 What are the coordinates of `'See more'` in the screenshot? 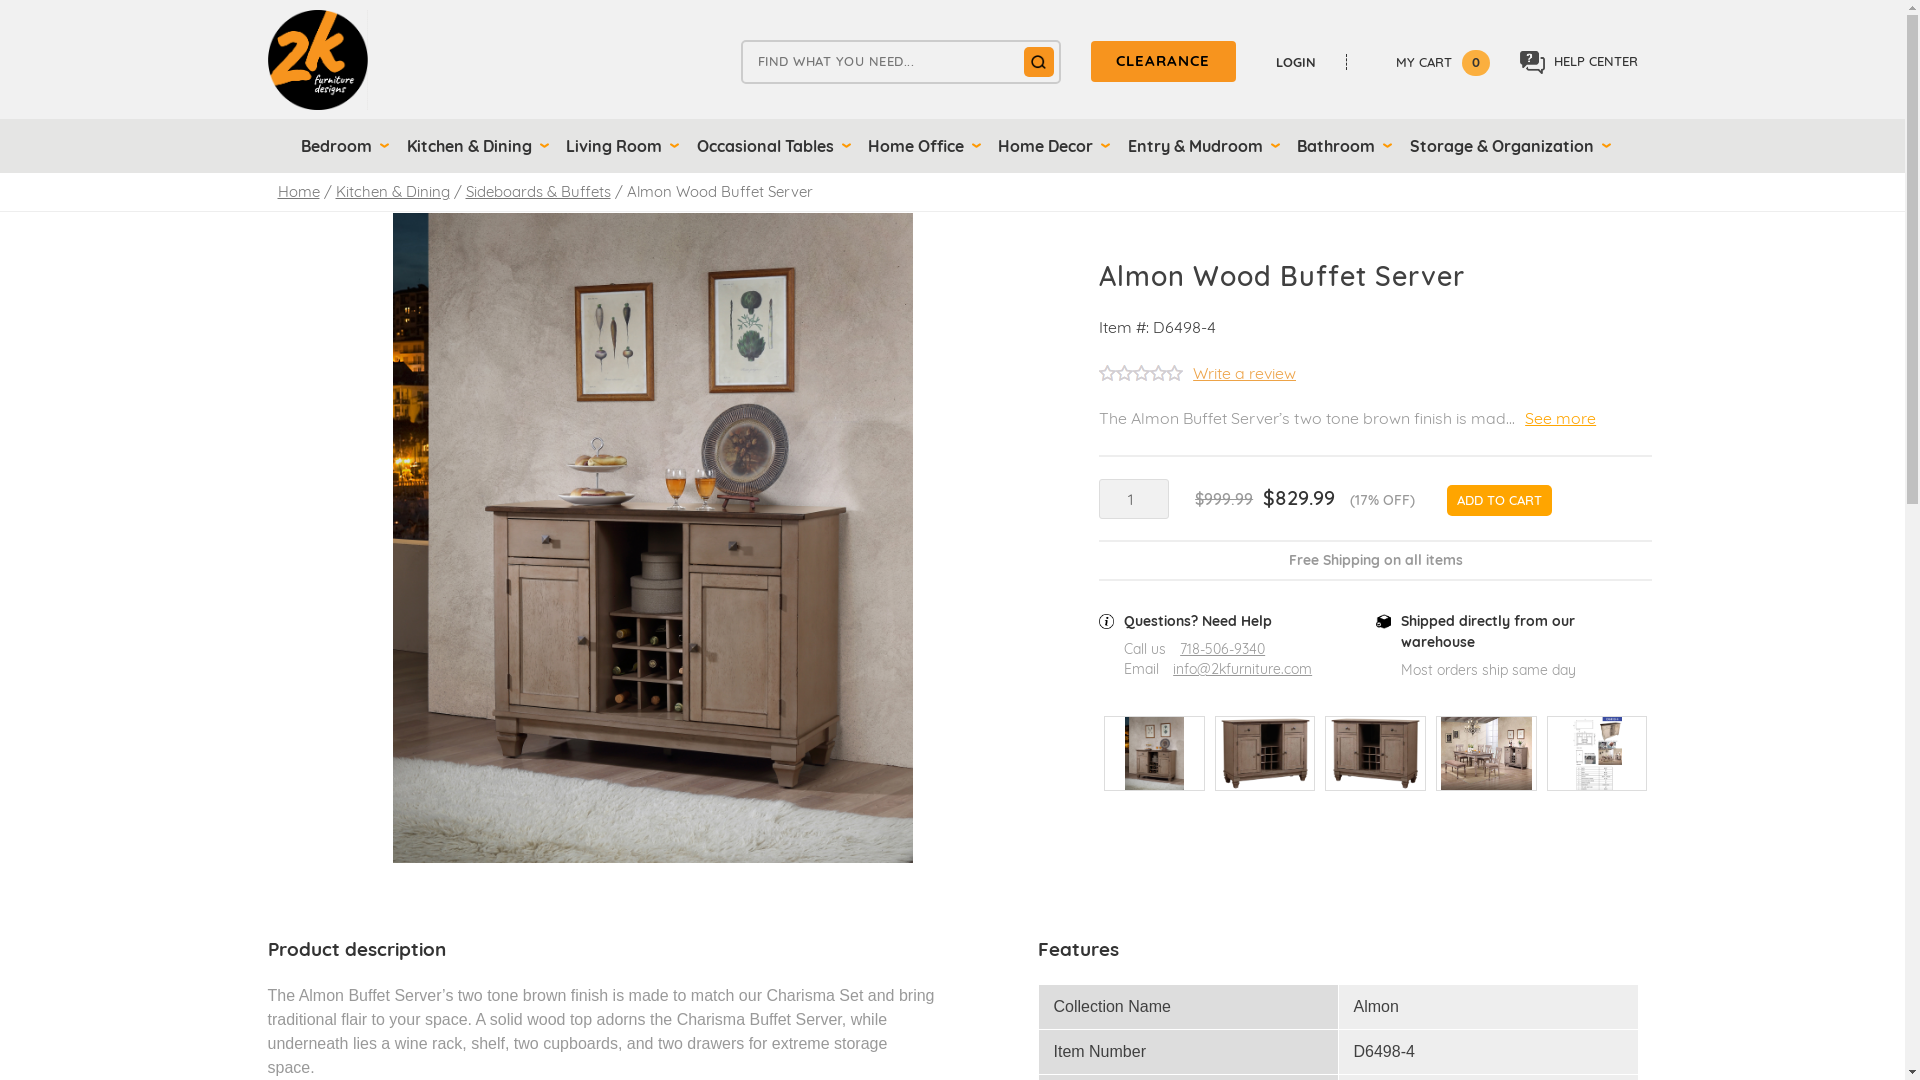 It's located at (1559, 416).